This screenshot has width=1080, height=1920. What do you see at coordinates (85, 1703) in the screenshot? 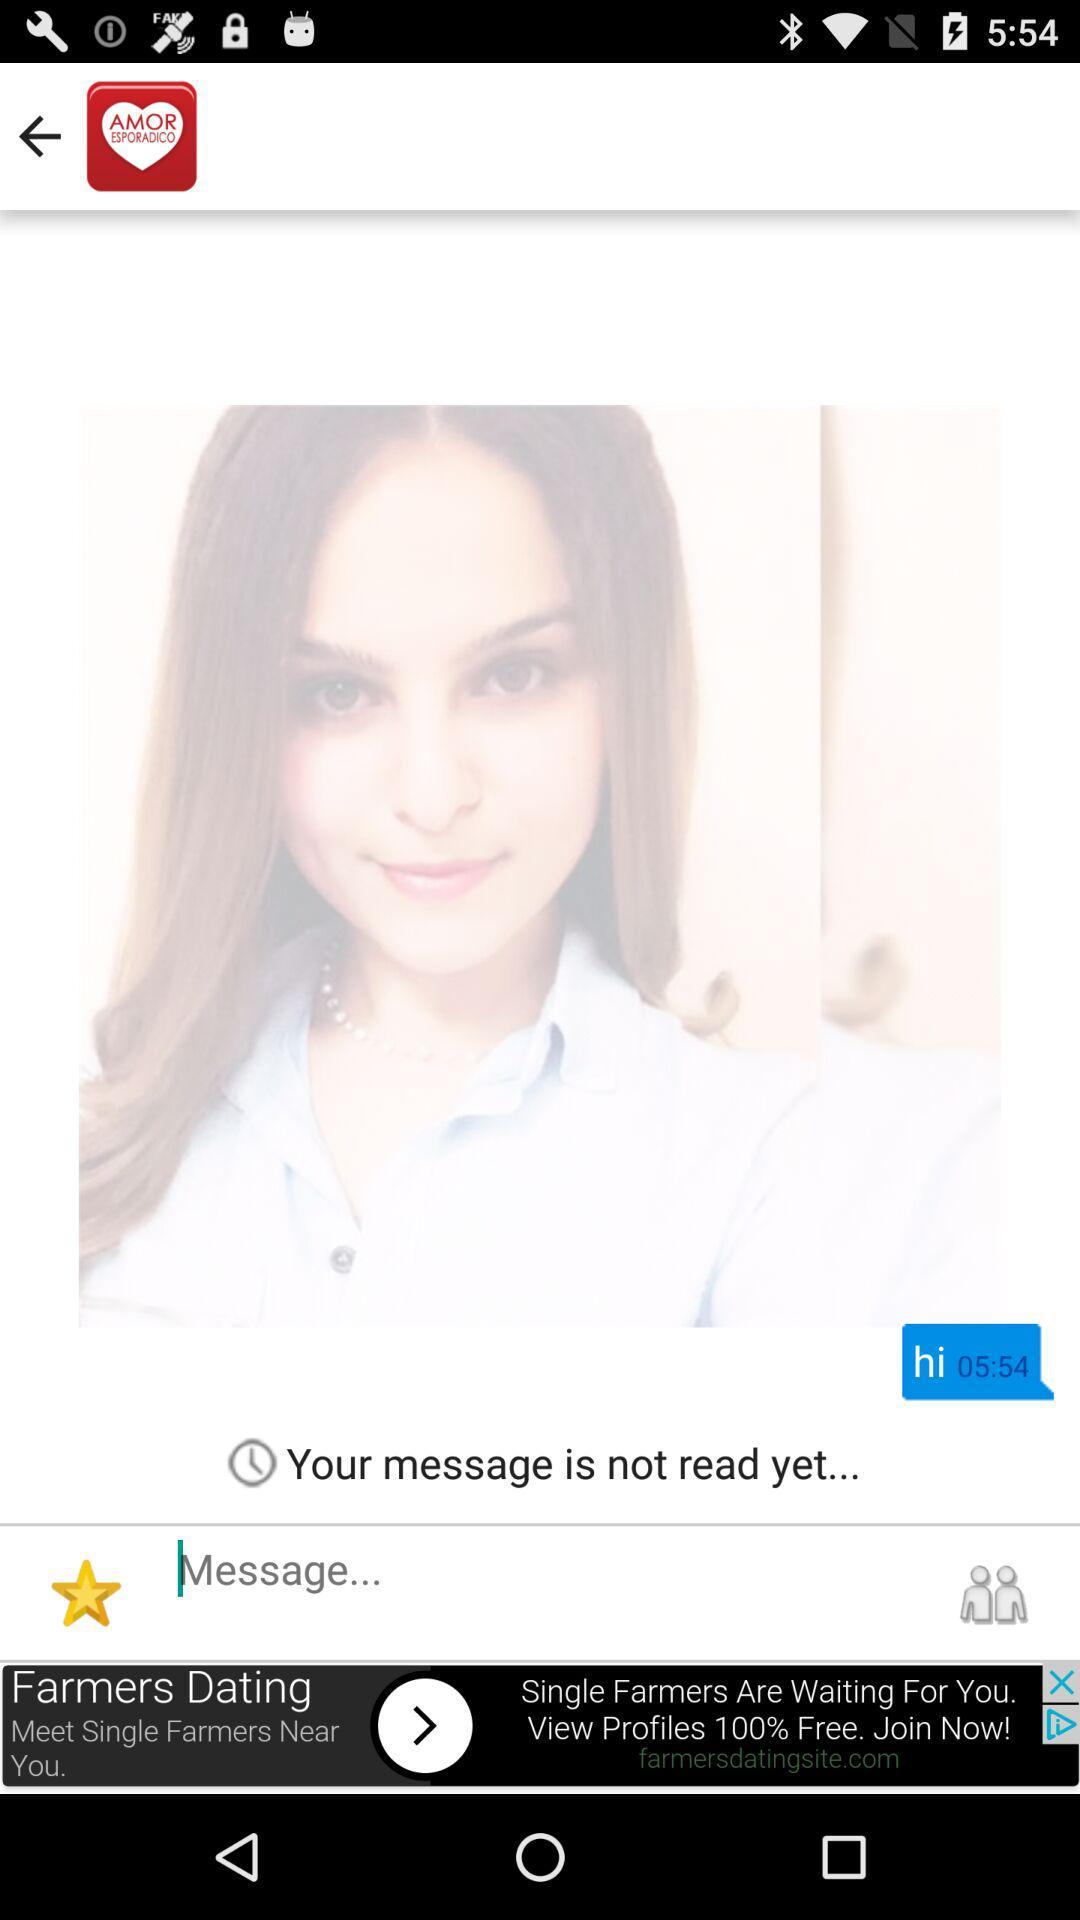
I see `the star icon` at bounding box center [85, 1703].